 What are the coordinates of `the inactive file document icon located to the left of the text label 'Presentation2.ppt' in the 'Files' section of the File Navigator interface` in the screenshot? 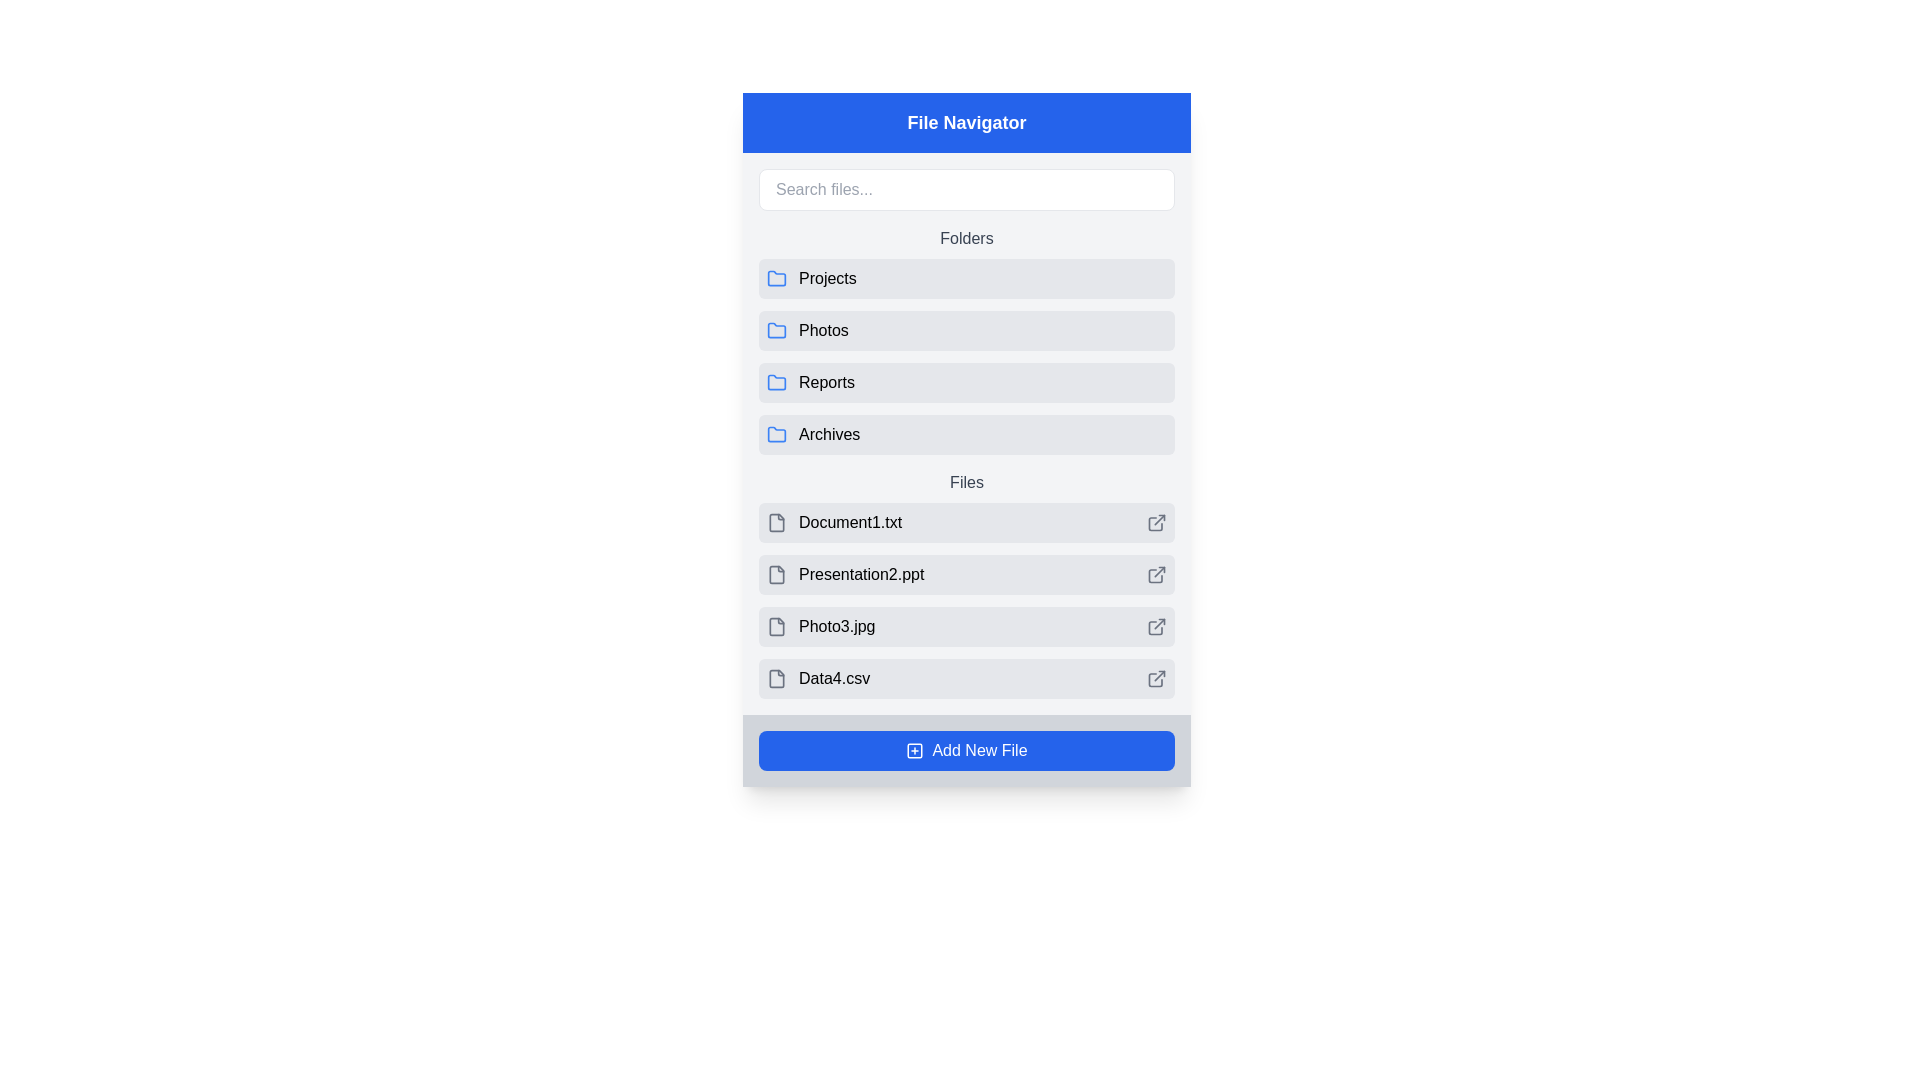 It's located at (776, 574).